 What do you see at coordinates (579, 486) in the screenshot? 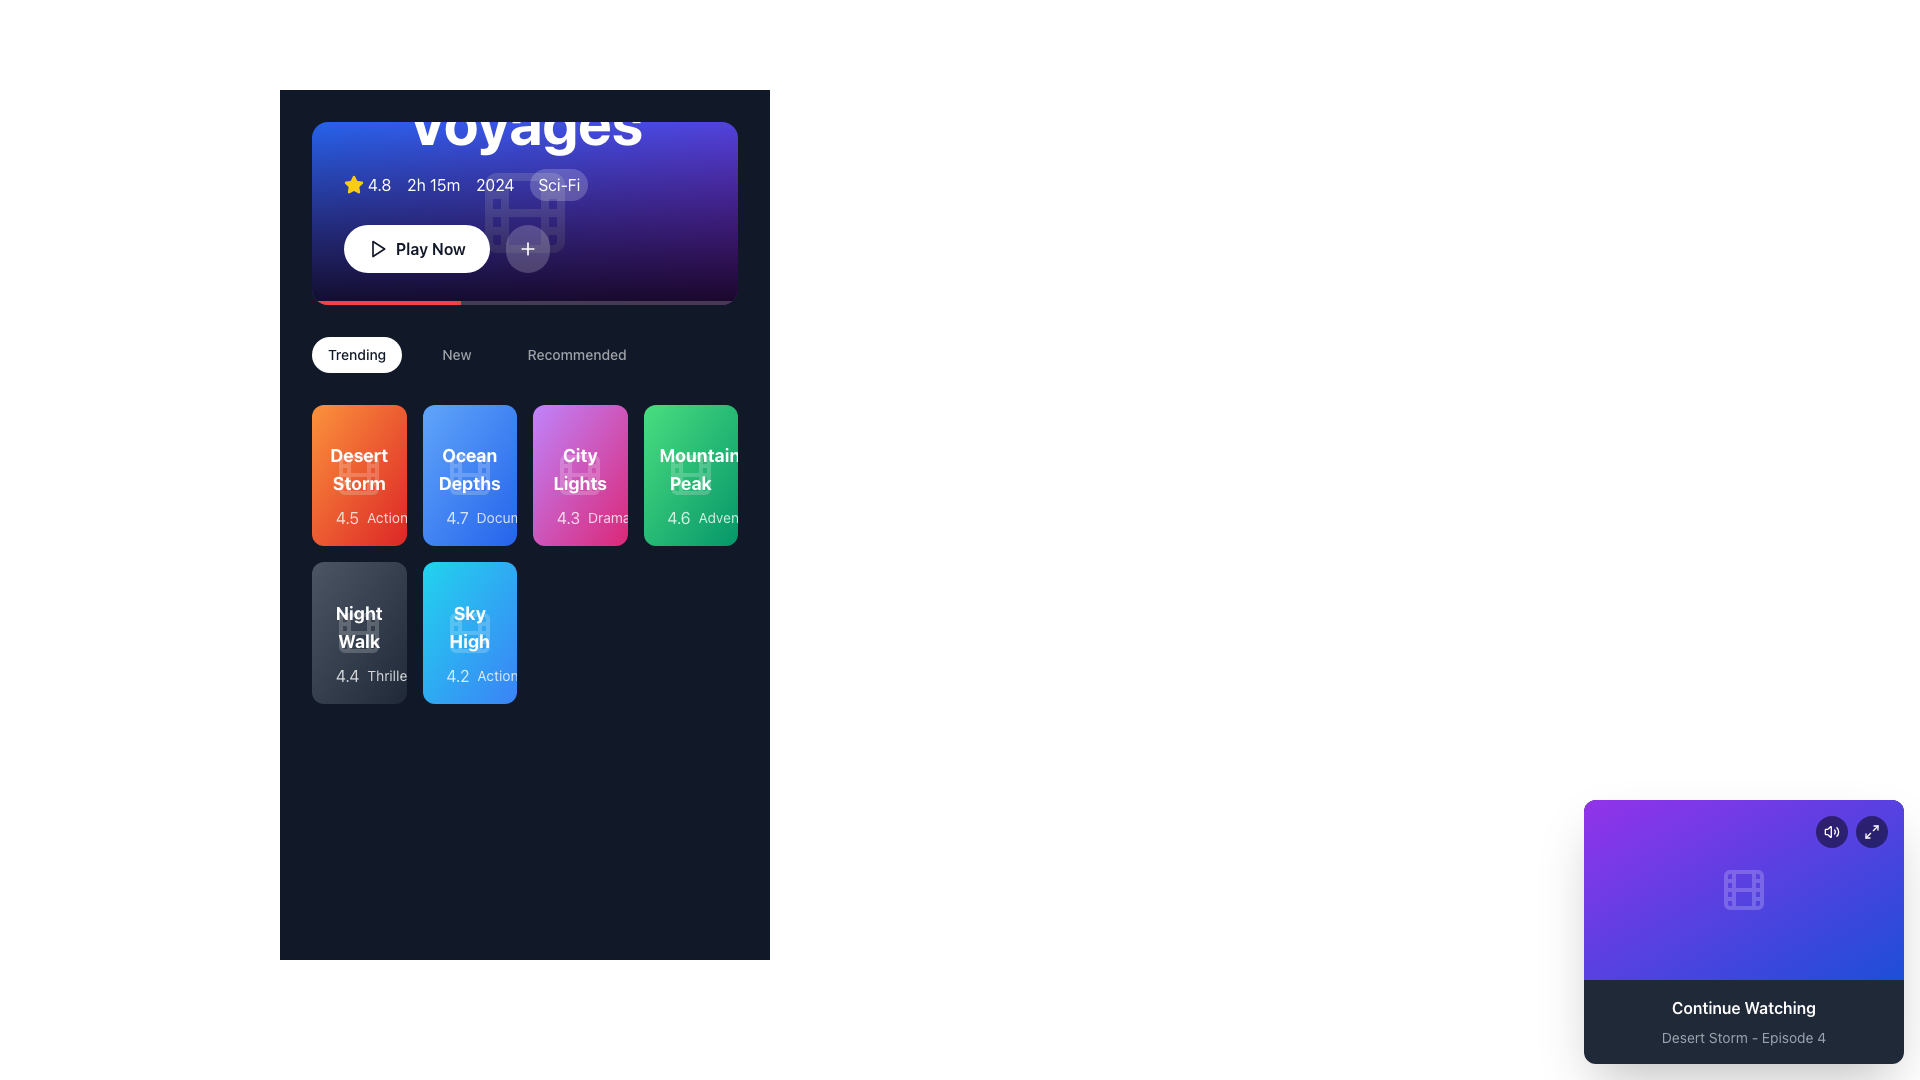
I see `the third card in the 'Trending' section that provides details about a specific movie or show, such as its title, rating, and genre` at bounding box center [579, 486].